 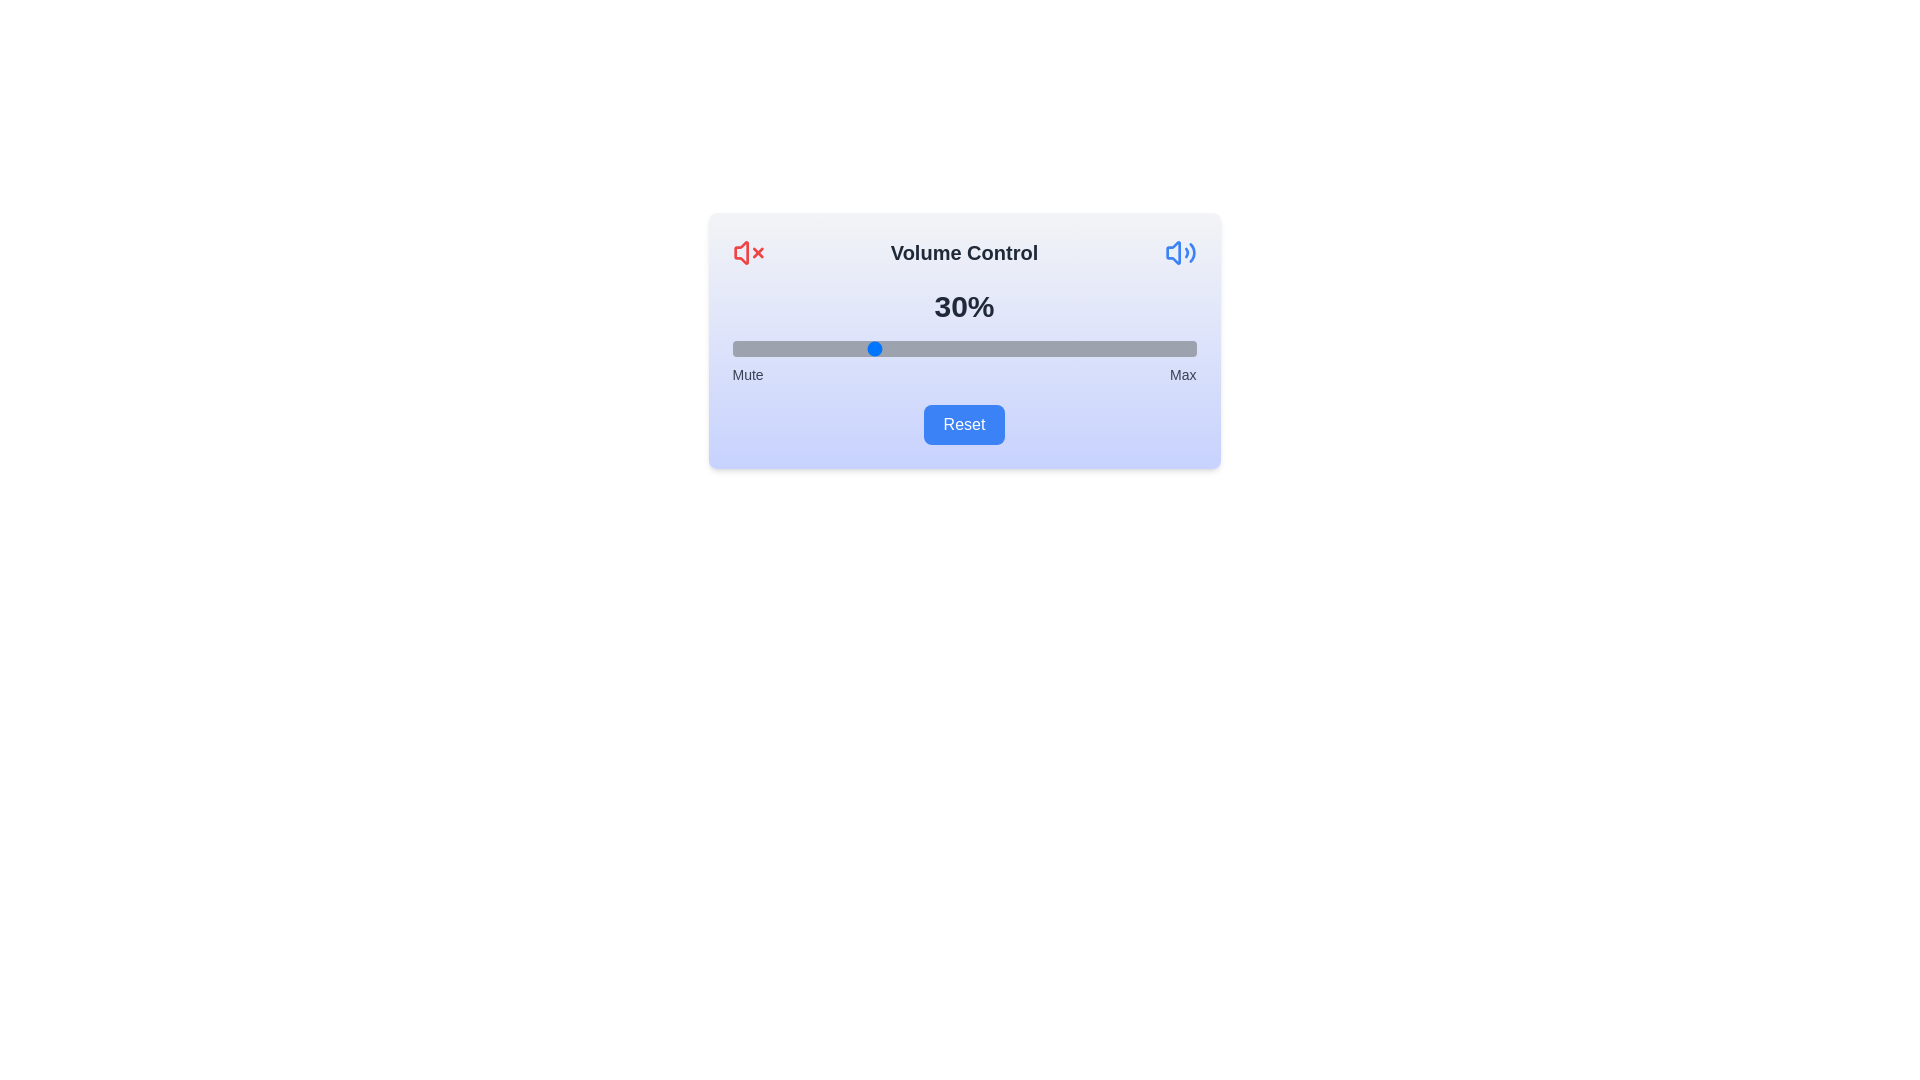 I want to click on the reset button to set the volume to default, so click(x=964, y=423).